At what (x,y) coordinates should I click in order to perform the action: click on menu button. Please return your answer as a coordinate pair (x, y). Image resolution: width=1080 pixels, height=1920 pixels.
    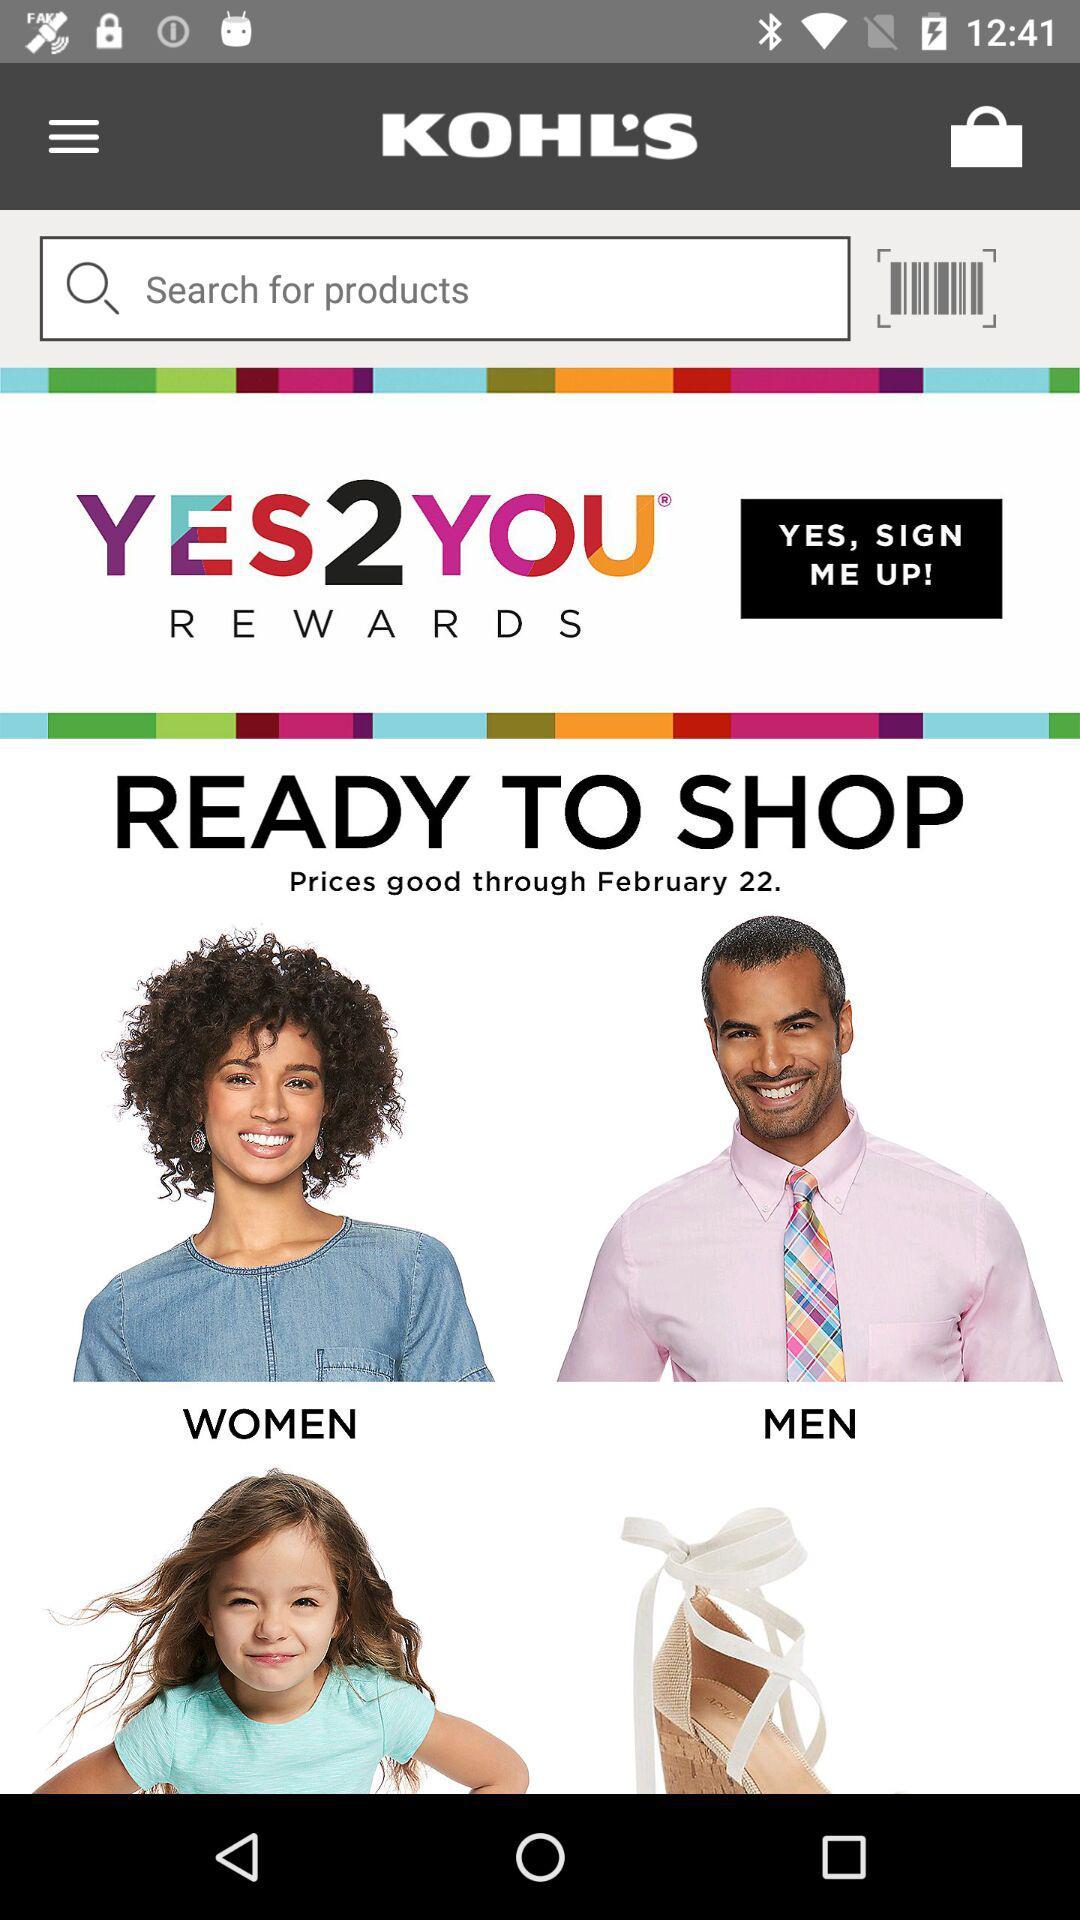
    Looking at the image, I should click on (72, 135).